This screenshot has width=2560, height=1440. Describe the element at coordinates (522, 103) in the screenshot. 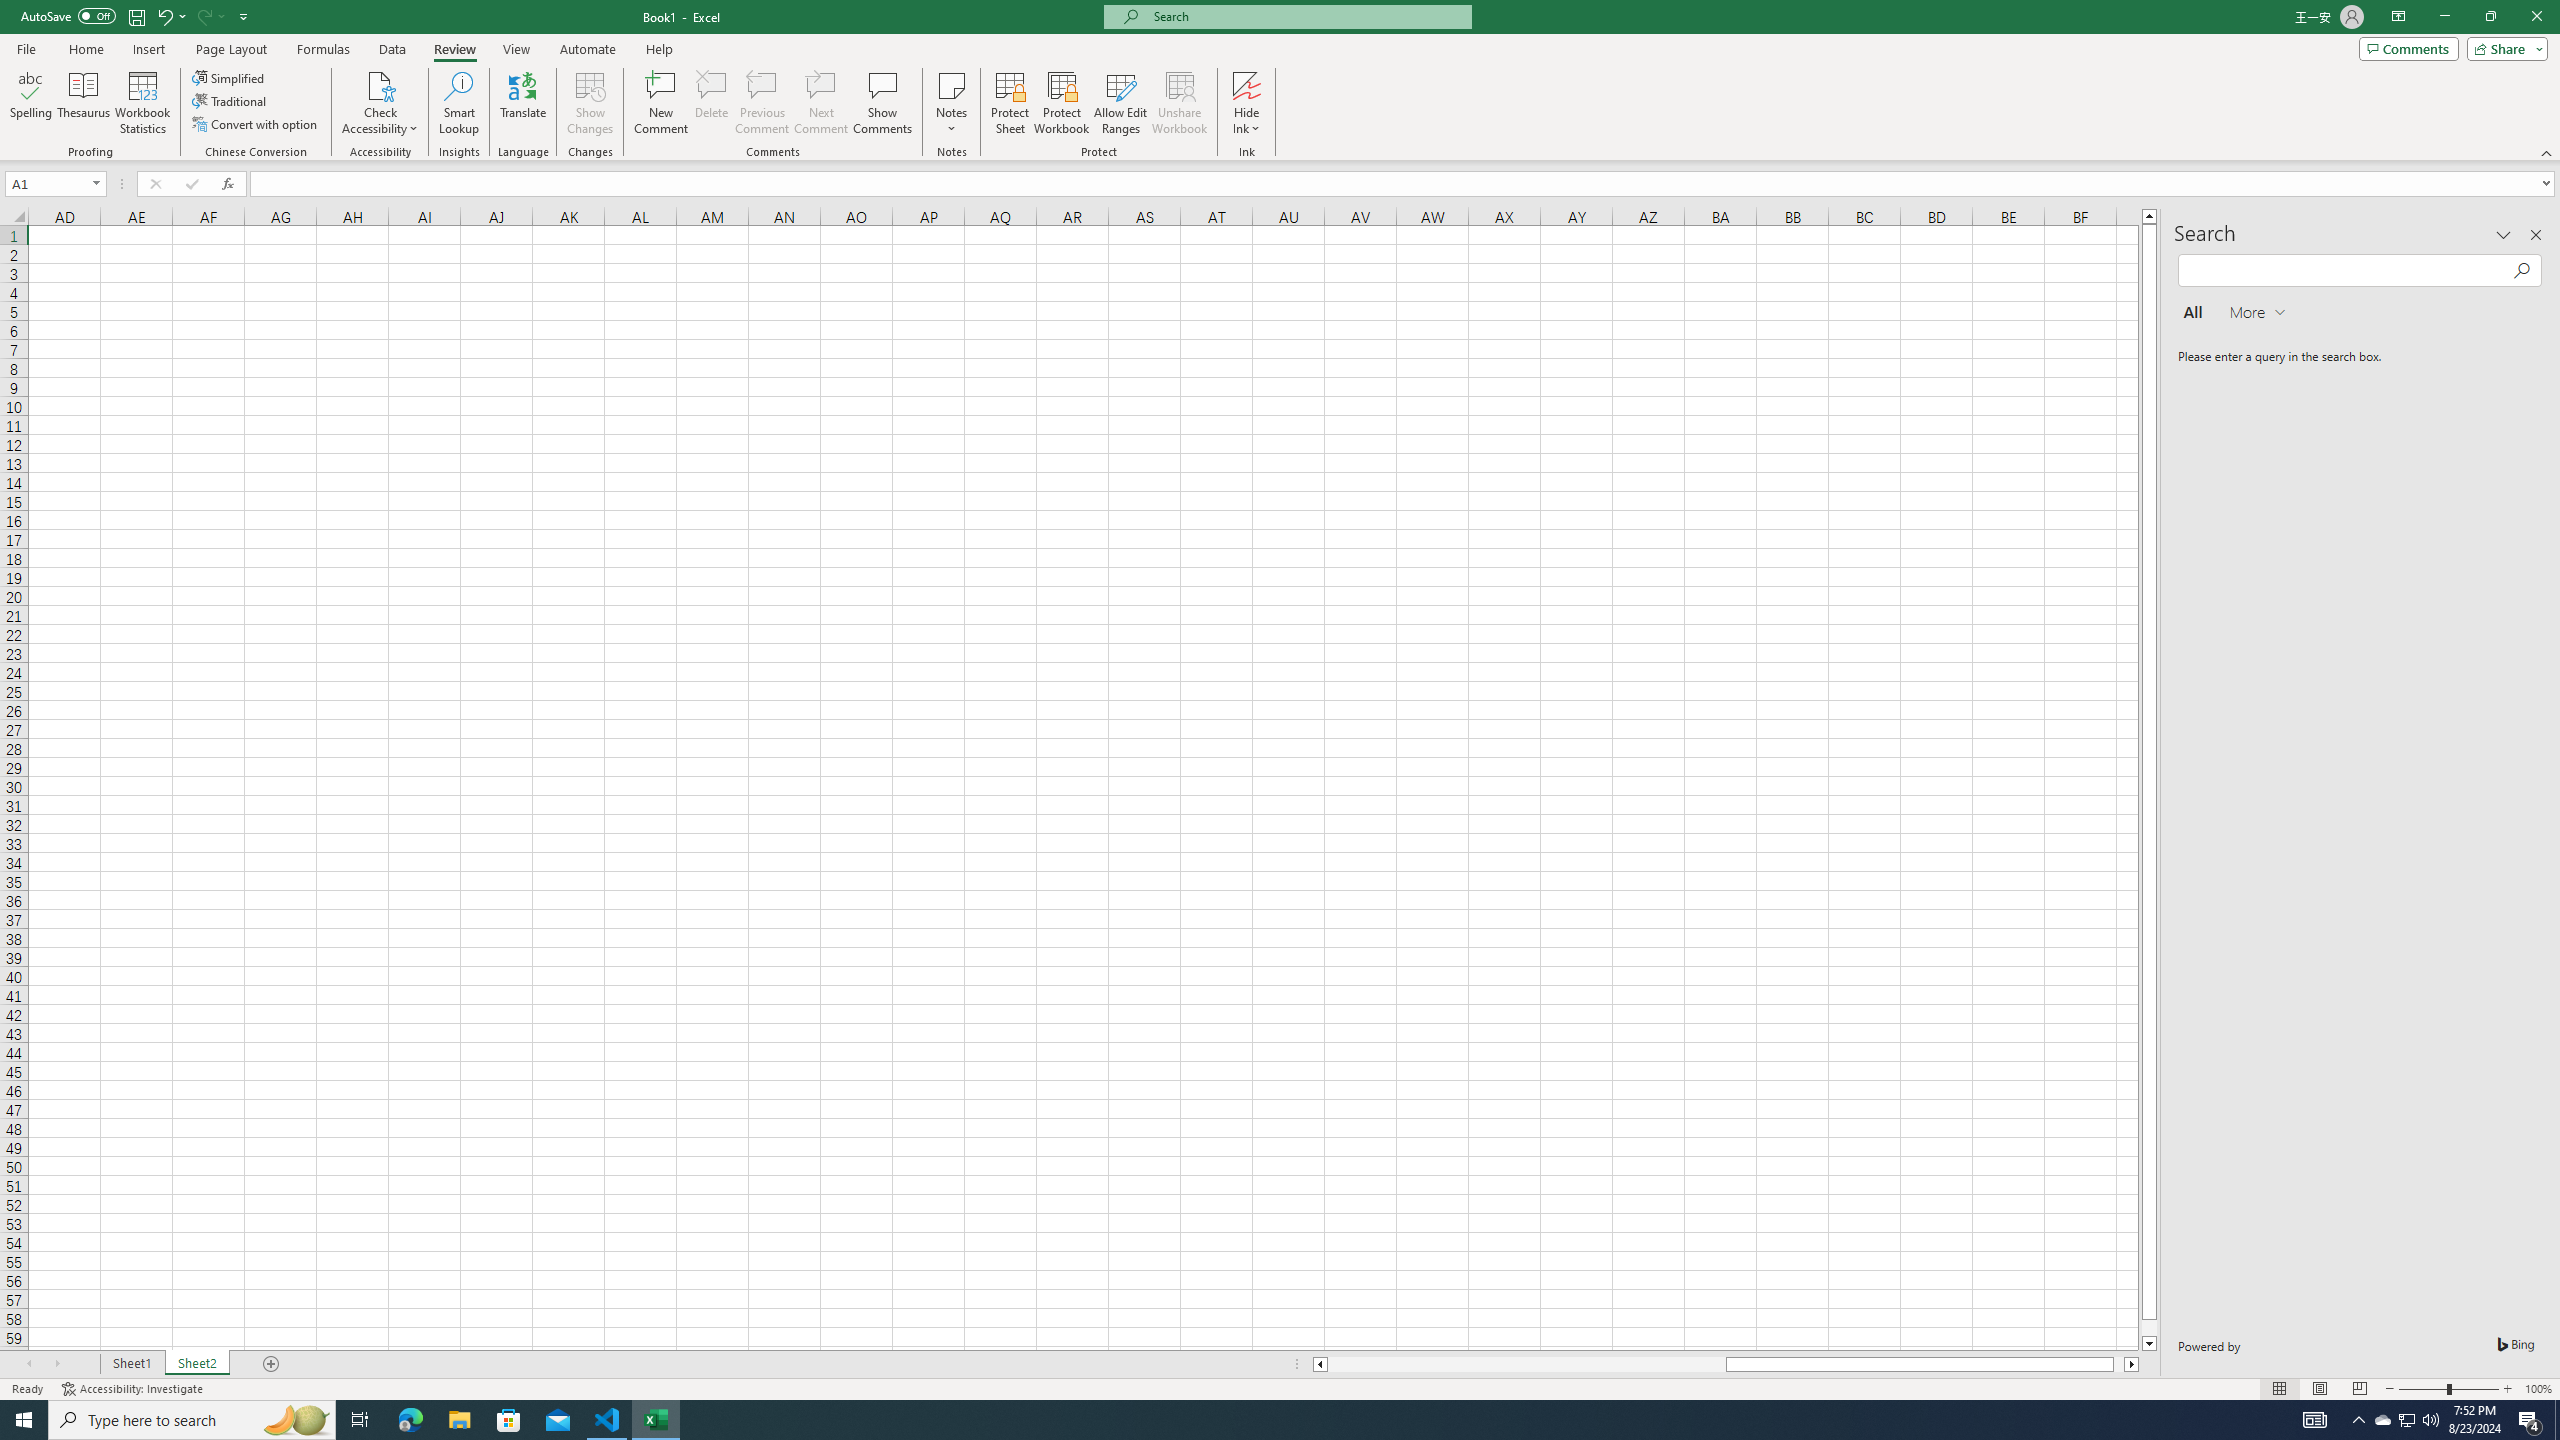

I see `'Translate'` at that location.